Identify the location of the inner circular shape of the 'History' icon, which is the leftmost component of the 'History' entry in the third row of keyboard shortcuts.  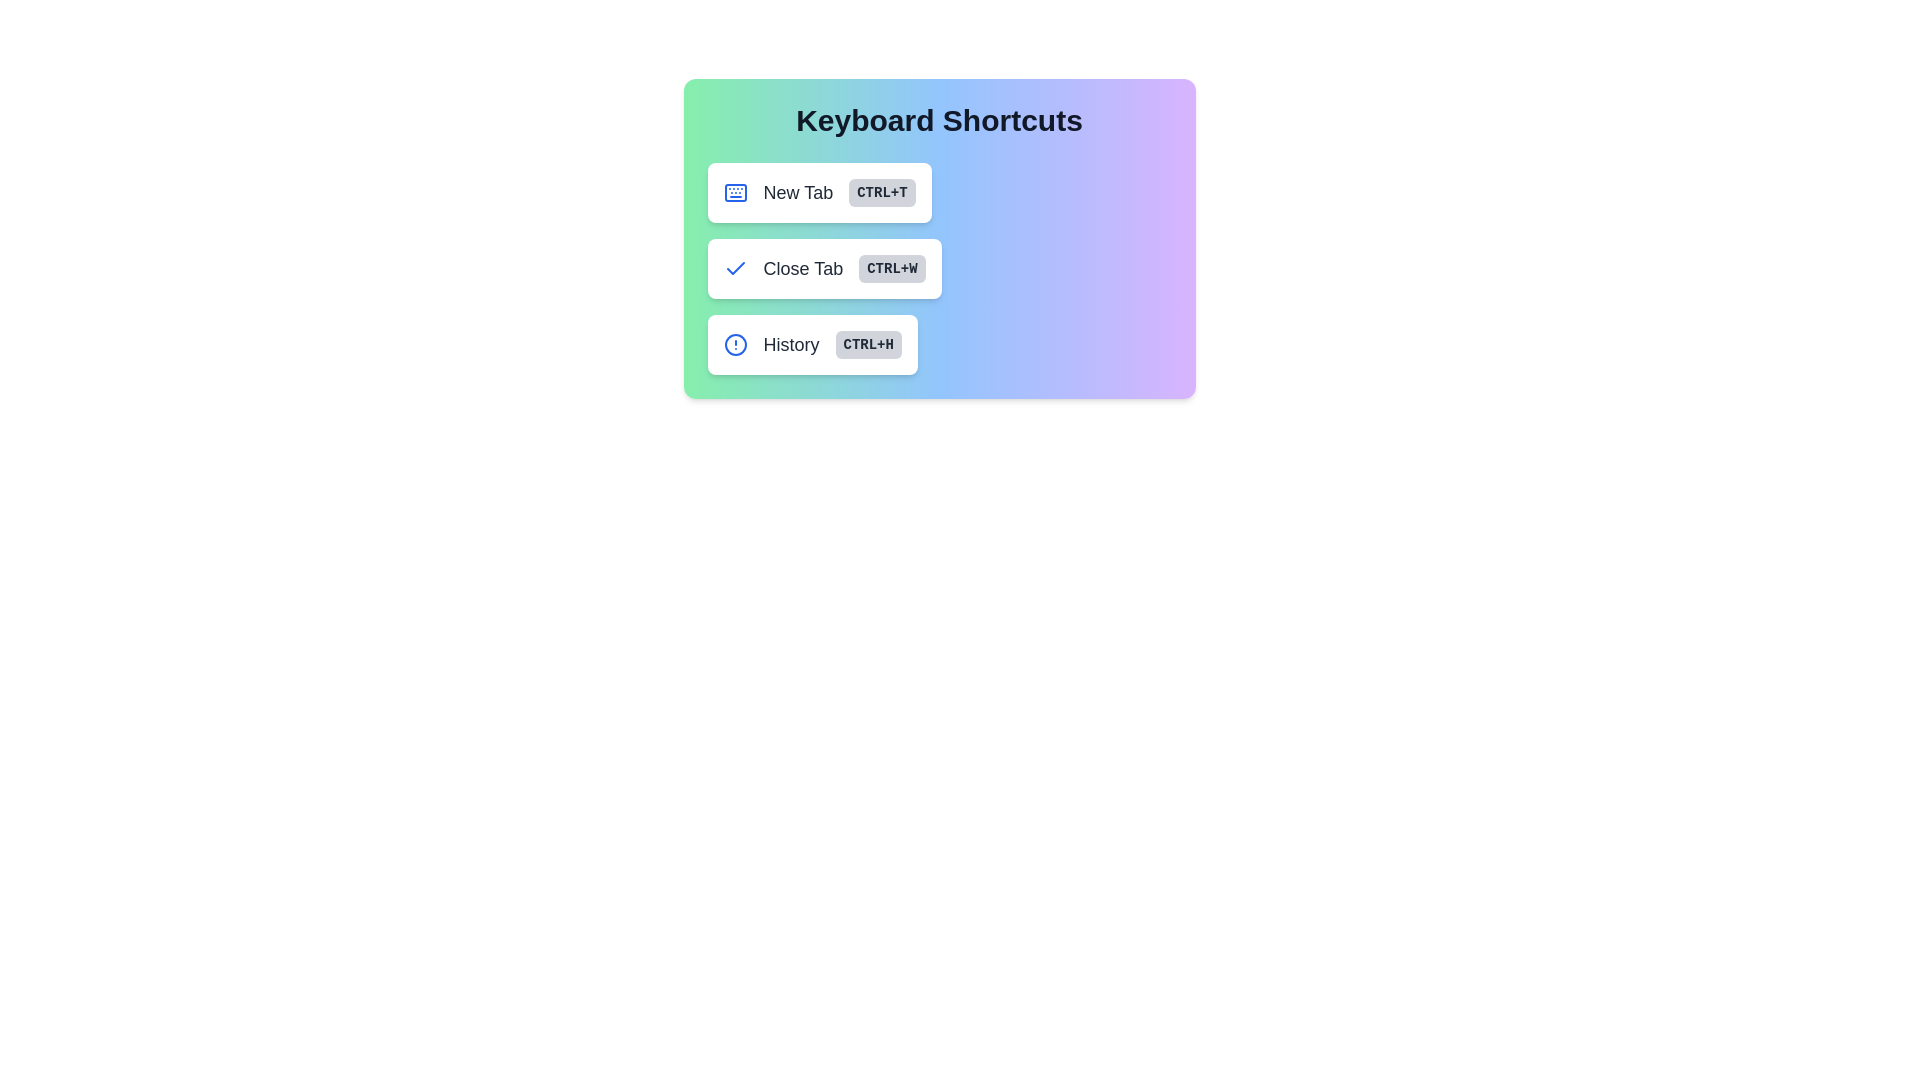
(734, 343).